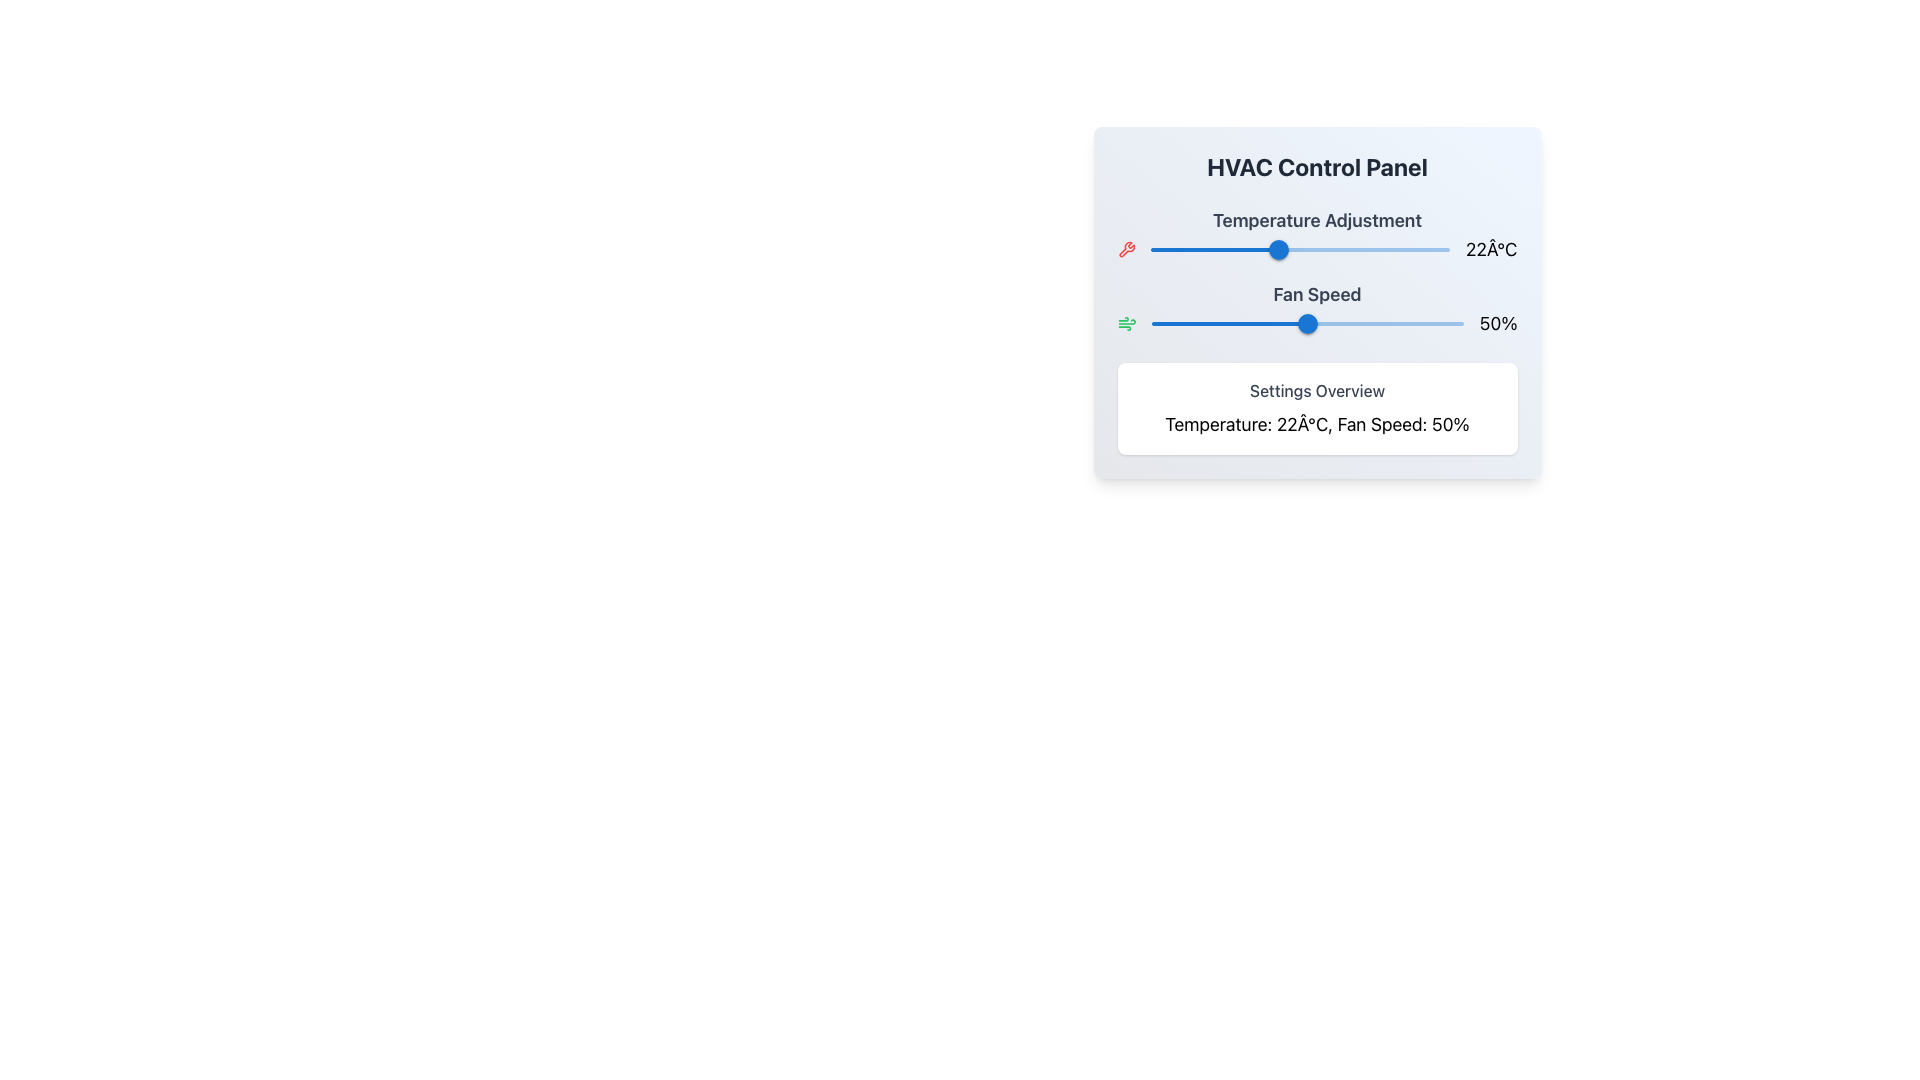 Image resolution: width=1920 pixels, height=1080 pixels. I want to click on the fan speed, so click(1200, 323).